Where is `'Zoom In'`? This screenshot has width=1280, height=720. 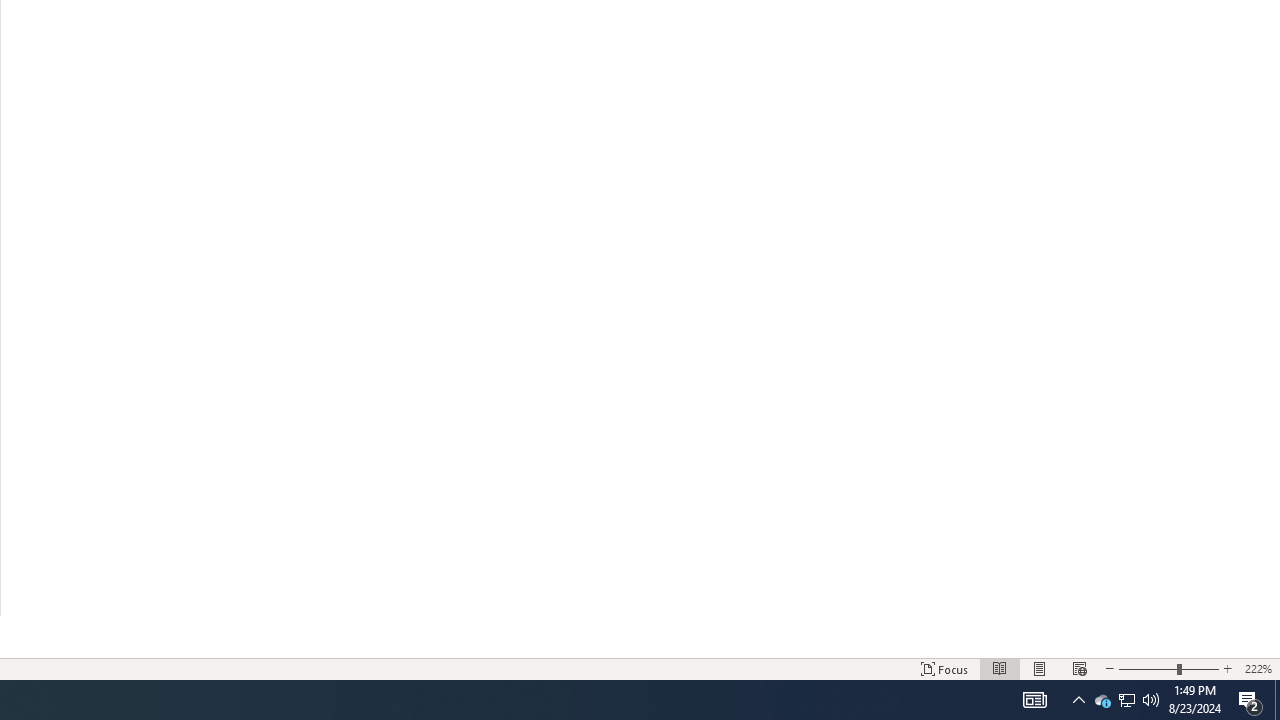
'Zoom In' is located at coordinates (1200, 669).